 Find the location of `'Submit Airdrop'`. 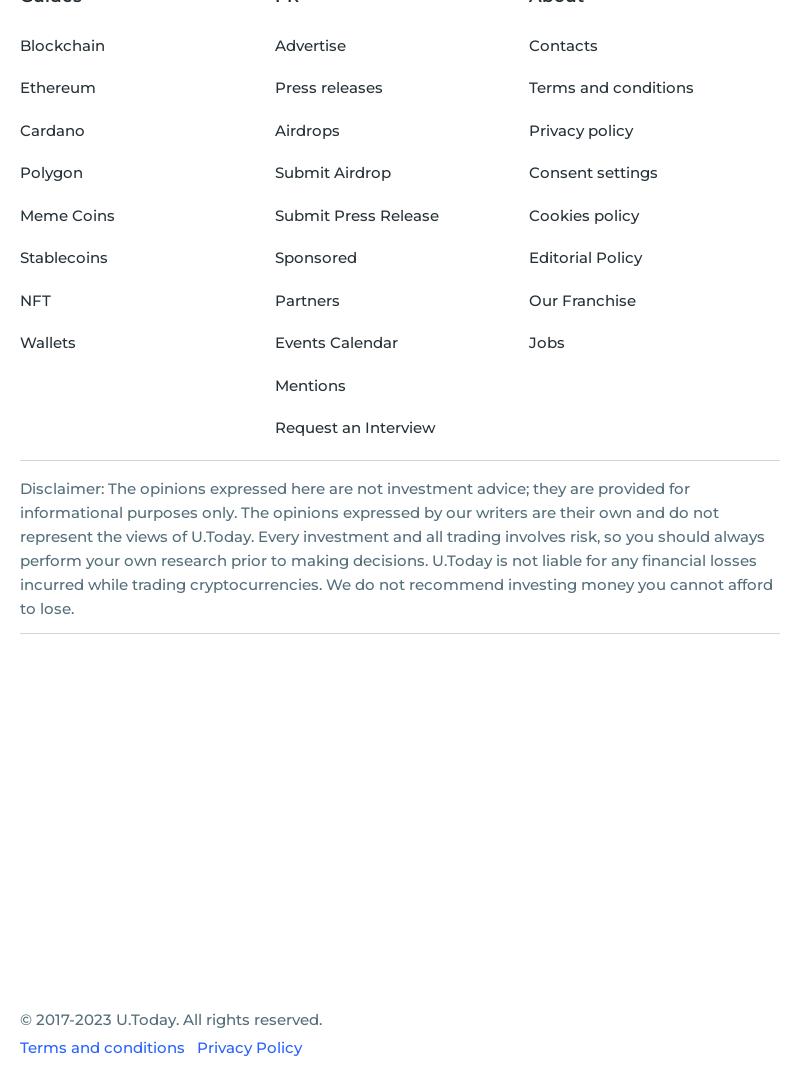

'Submit Airdrop' is located at coordinates (331, 172).